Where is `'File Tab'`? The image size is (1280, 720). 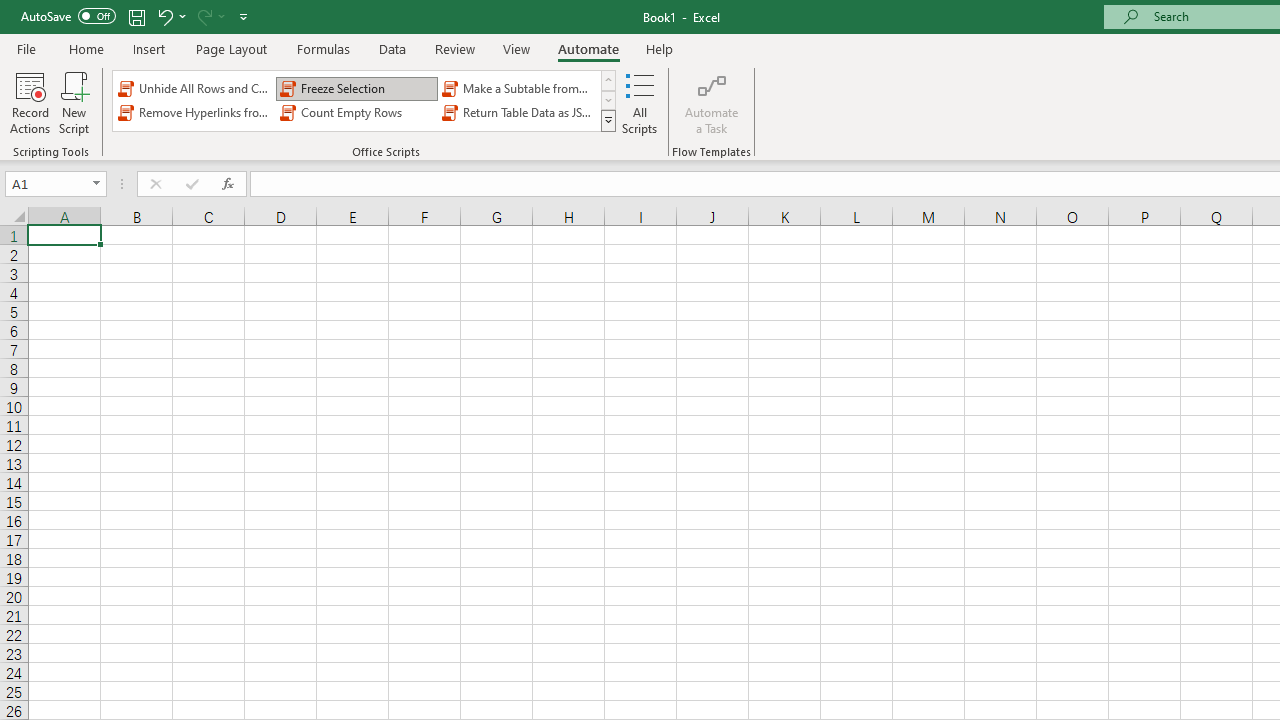 'File Tab' is located at coordinates (26, 47).